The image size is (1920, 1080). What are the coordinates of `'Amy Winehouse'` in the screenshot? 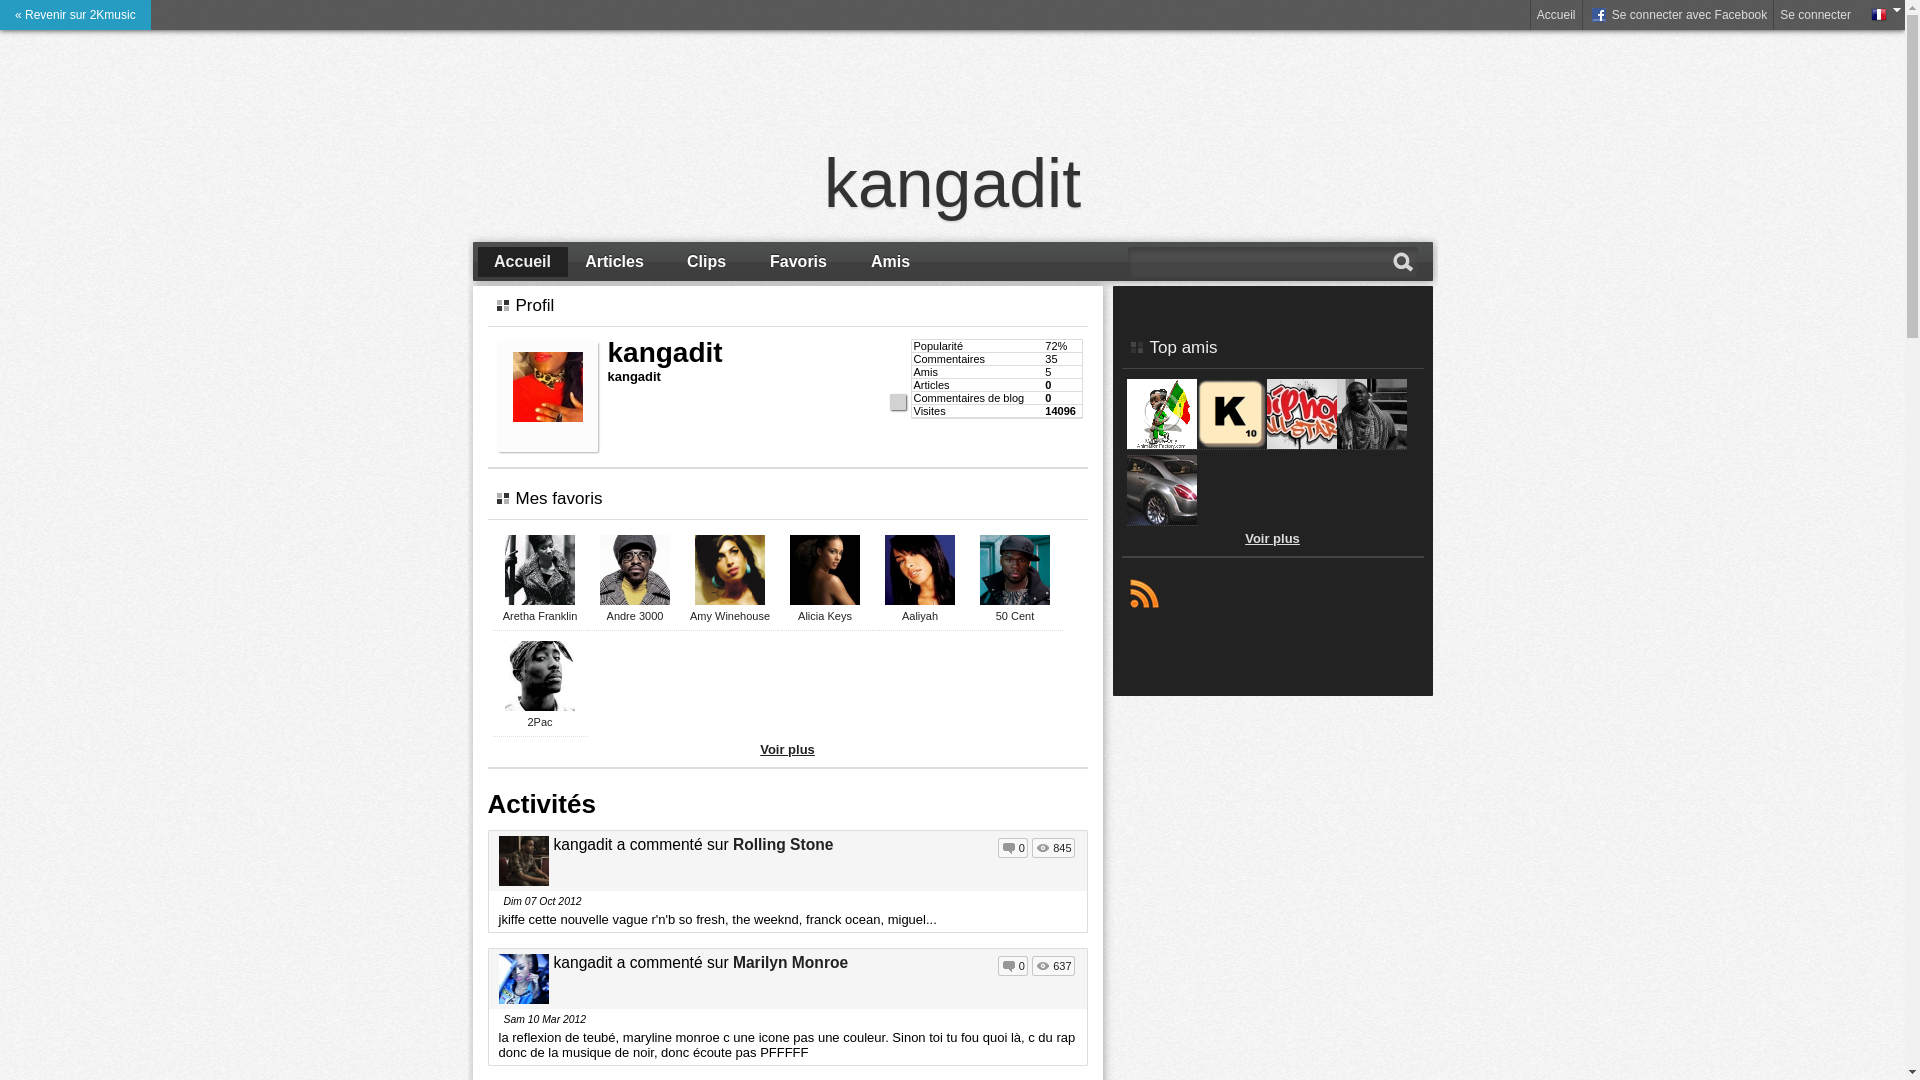 It's located at (728, 615).